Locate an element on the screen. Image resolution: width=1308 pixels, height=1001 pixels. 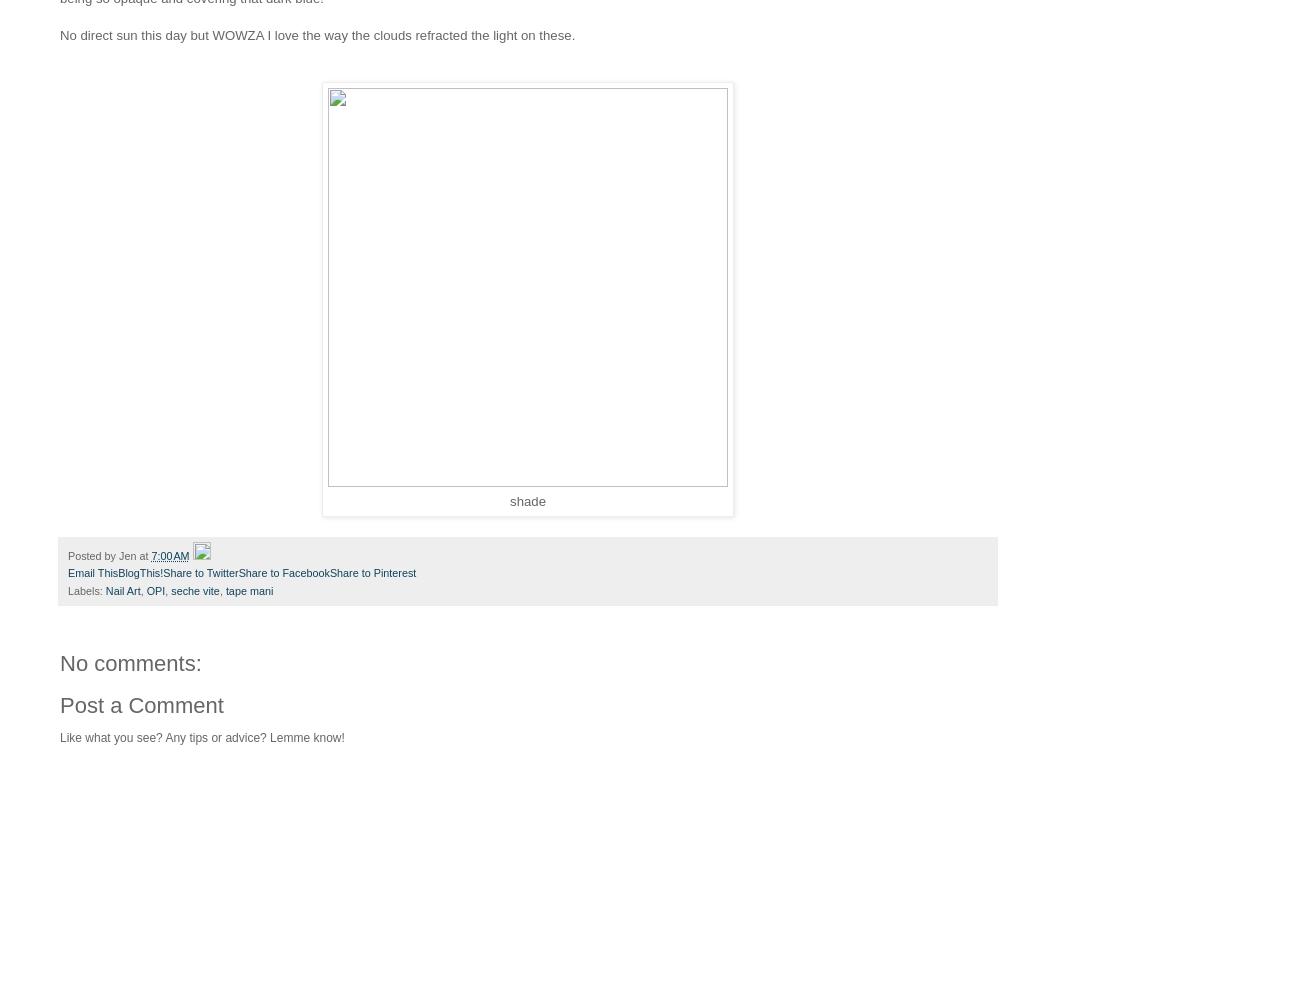
'Labels:' is located at coordinates (85, 589).